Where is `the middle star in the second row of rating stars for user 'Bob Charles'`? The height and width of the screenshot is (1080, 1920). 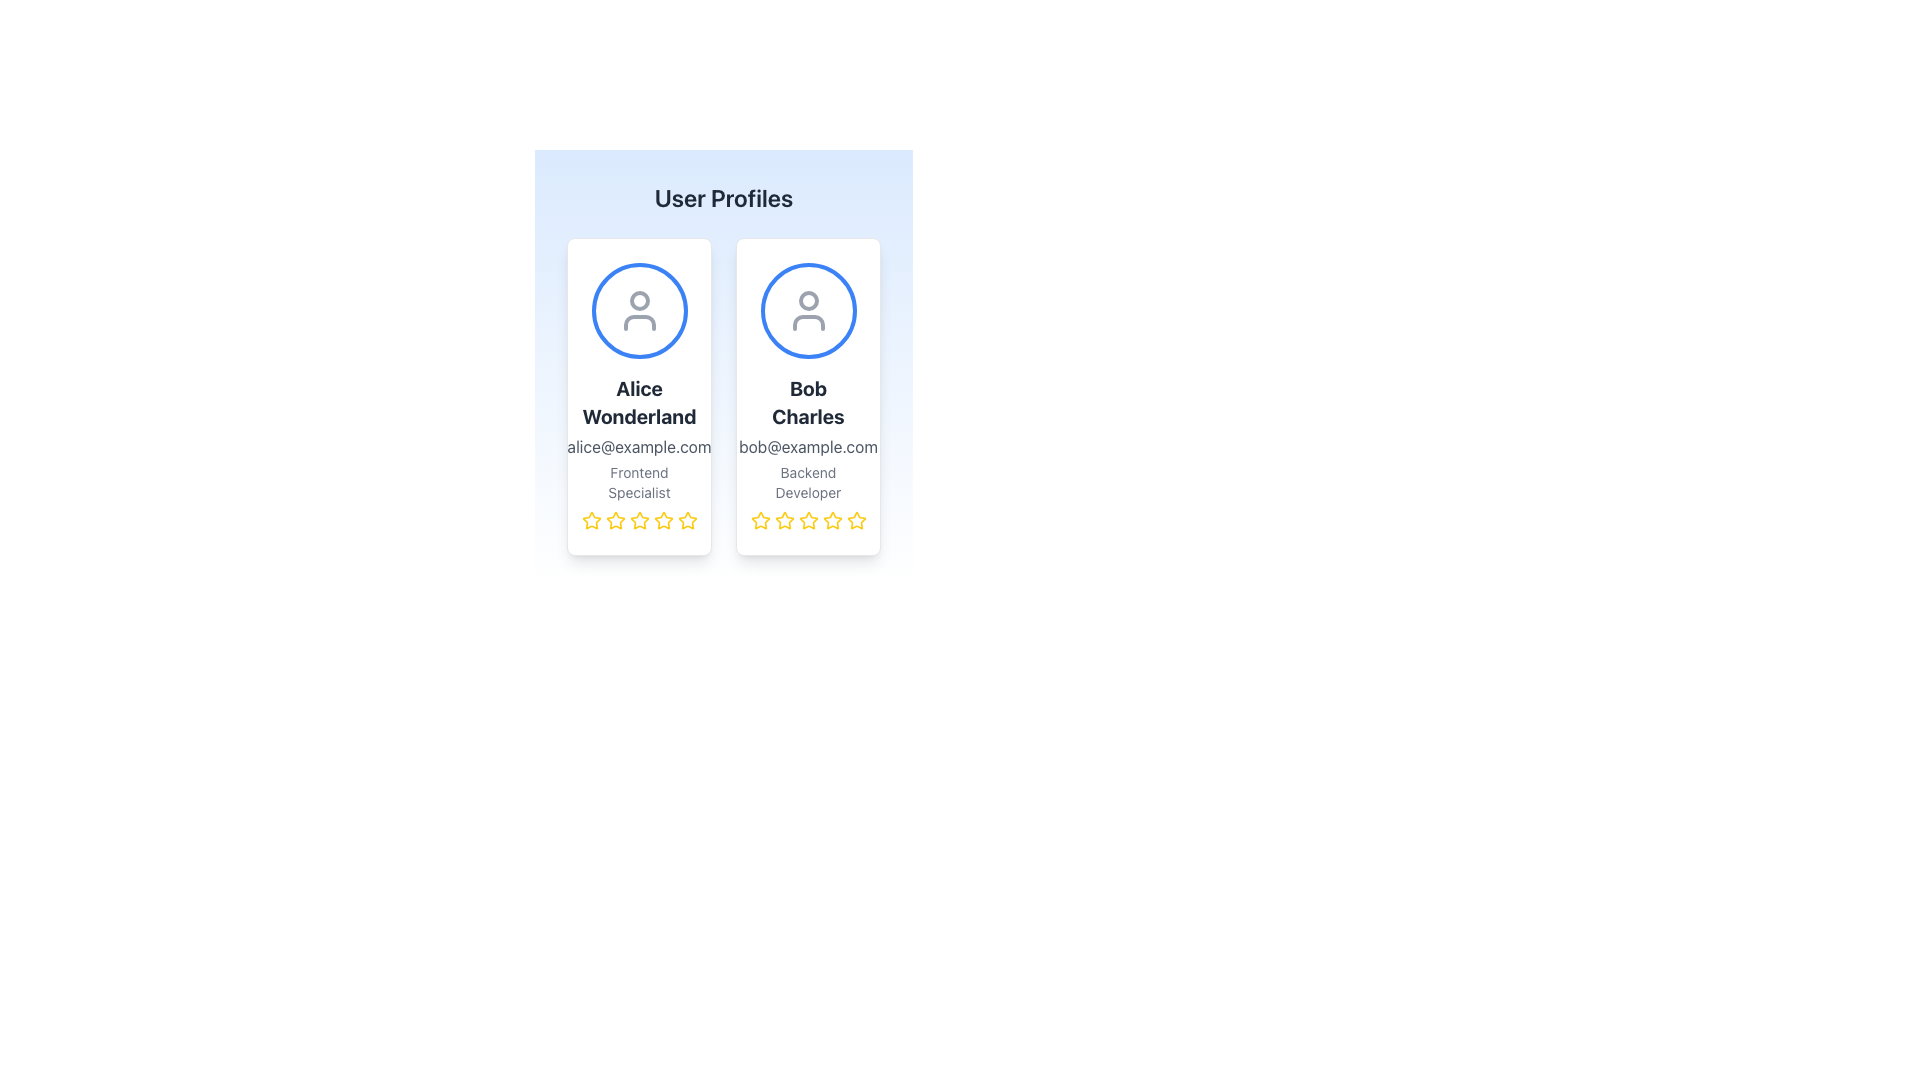
the middle star in the second row of rating stars for user 'Bob Charles' is located at coordinates (783, 519).